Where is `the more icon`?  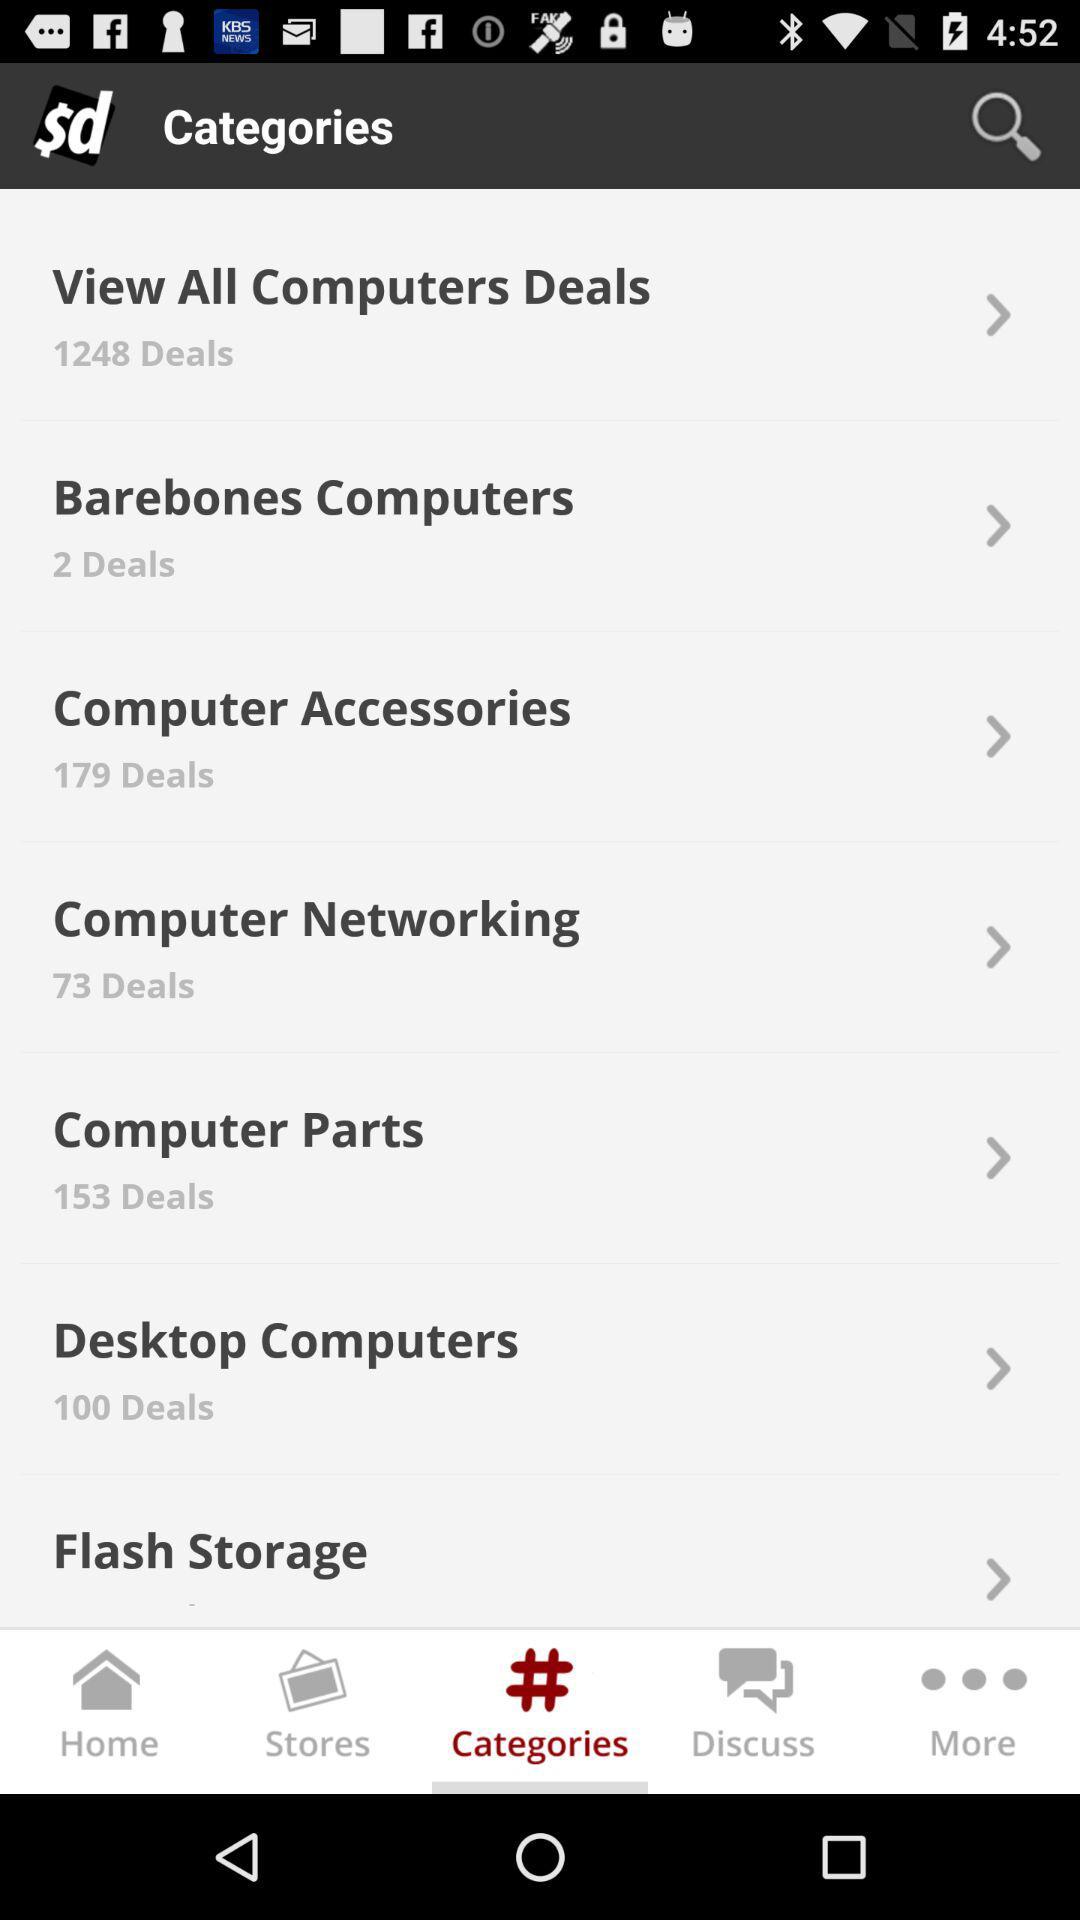
the more icon is located at coordinates (970, 1836).